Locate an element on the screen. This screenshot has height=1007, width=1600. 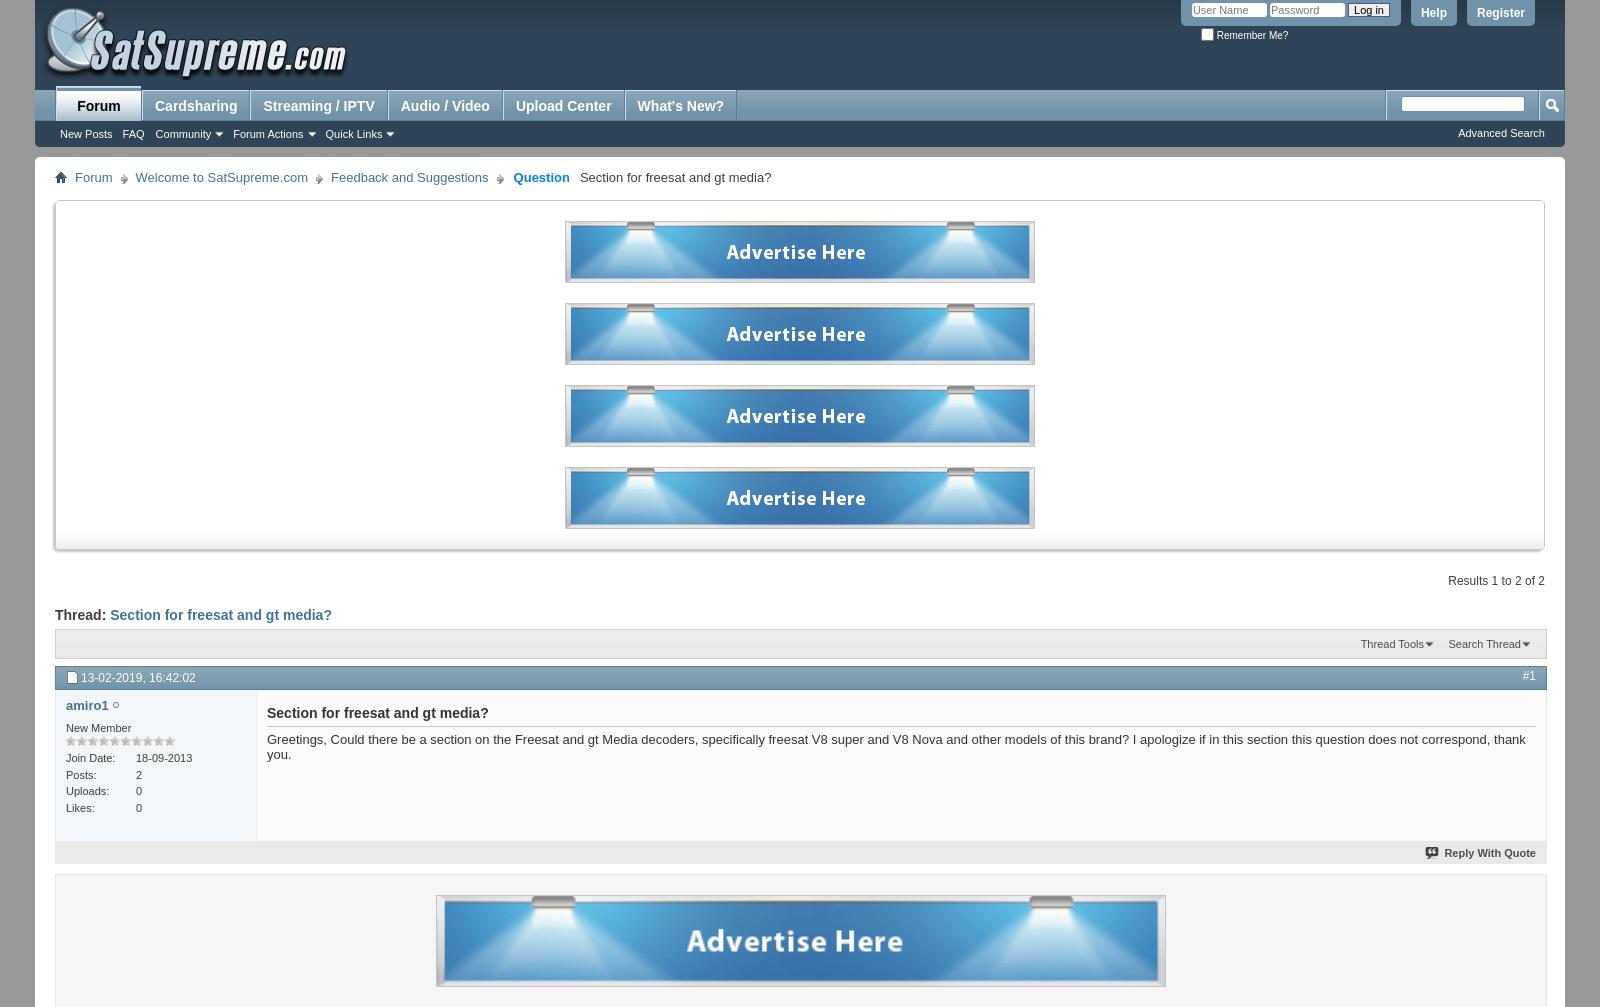
'New Member' is located at coordinates (97, 725).